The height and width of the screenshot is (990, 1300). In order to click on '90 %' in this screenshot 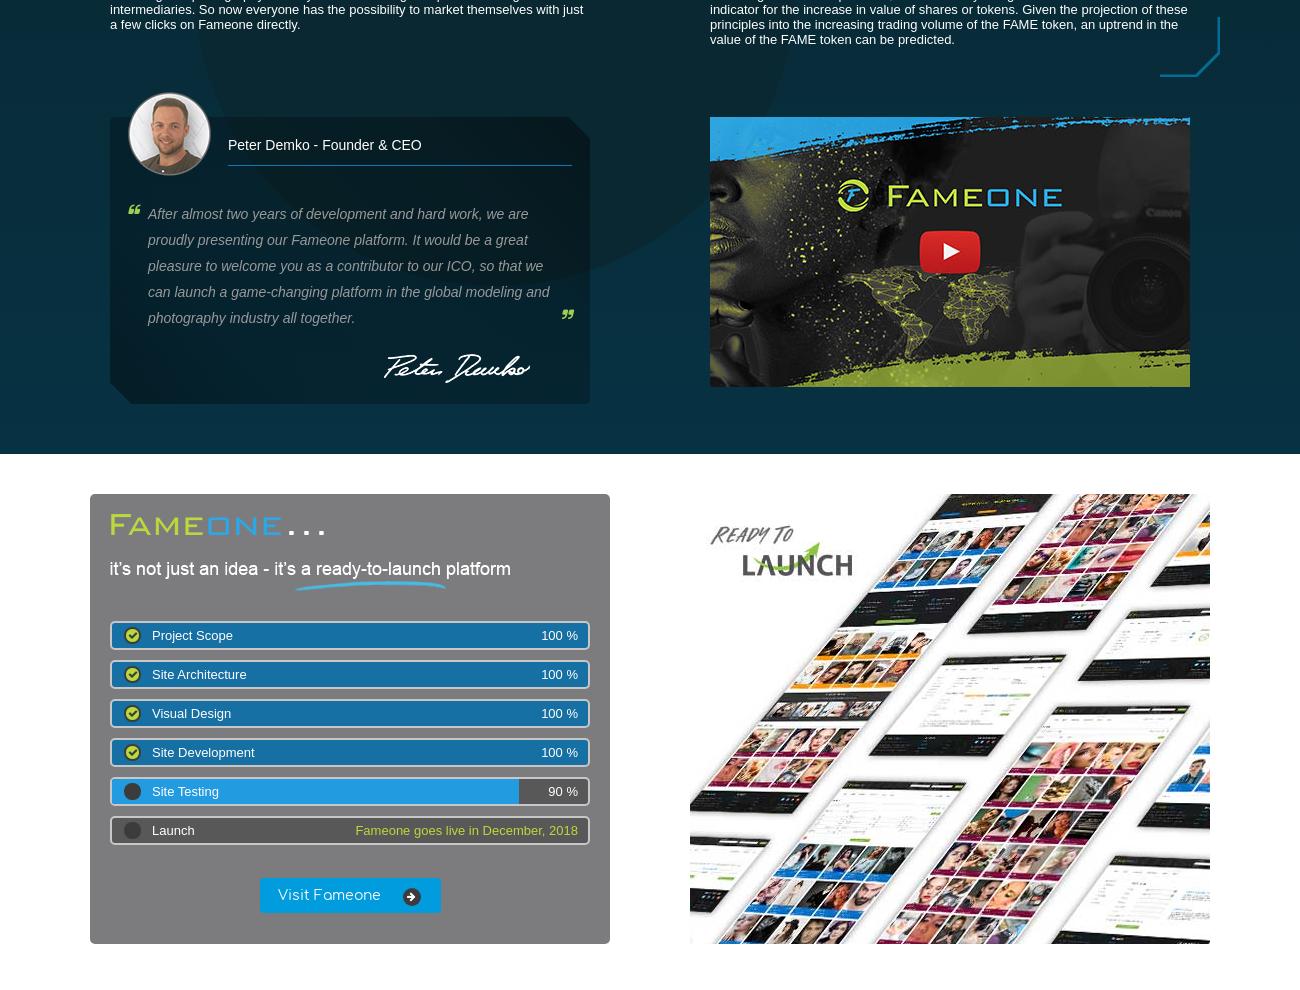, I will do `click(546, 791)`.